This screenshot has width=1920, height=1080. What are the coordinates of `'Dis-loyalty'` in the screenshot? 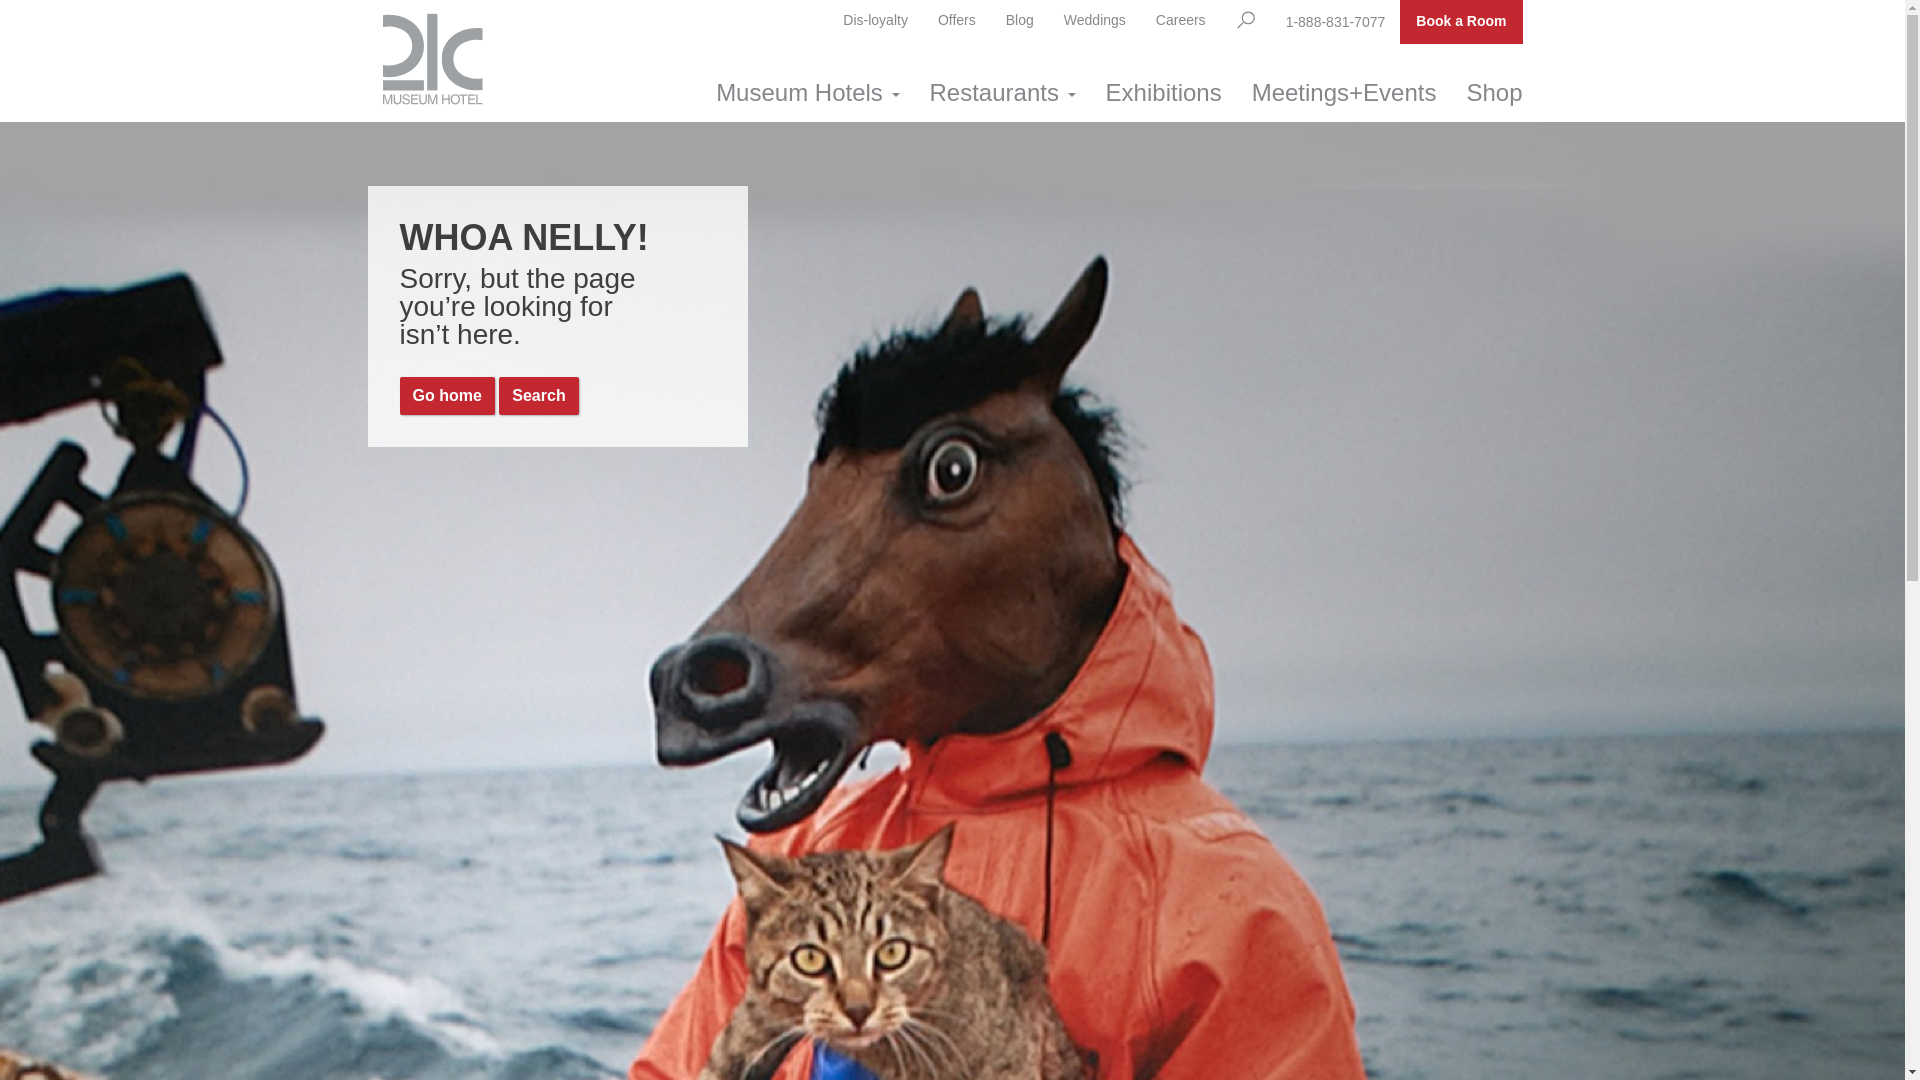 It's located at (875, 20).